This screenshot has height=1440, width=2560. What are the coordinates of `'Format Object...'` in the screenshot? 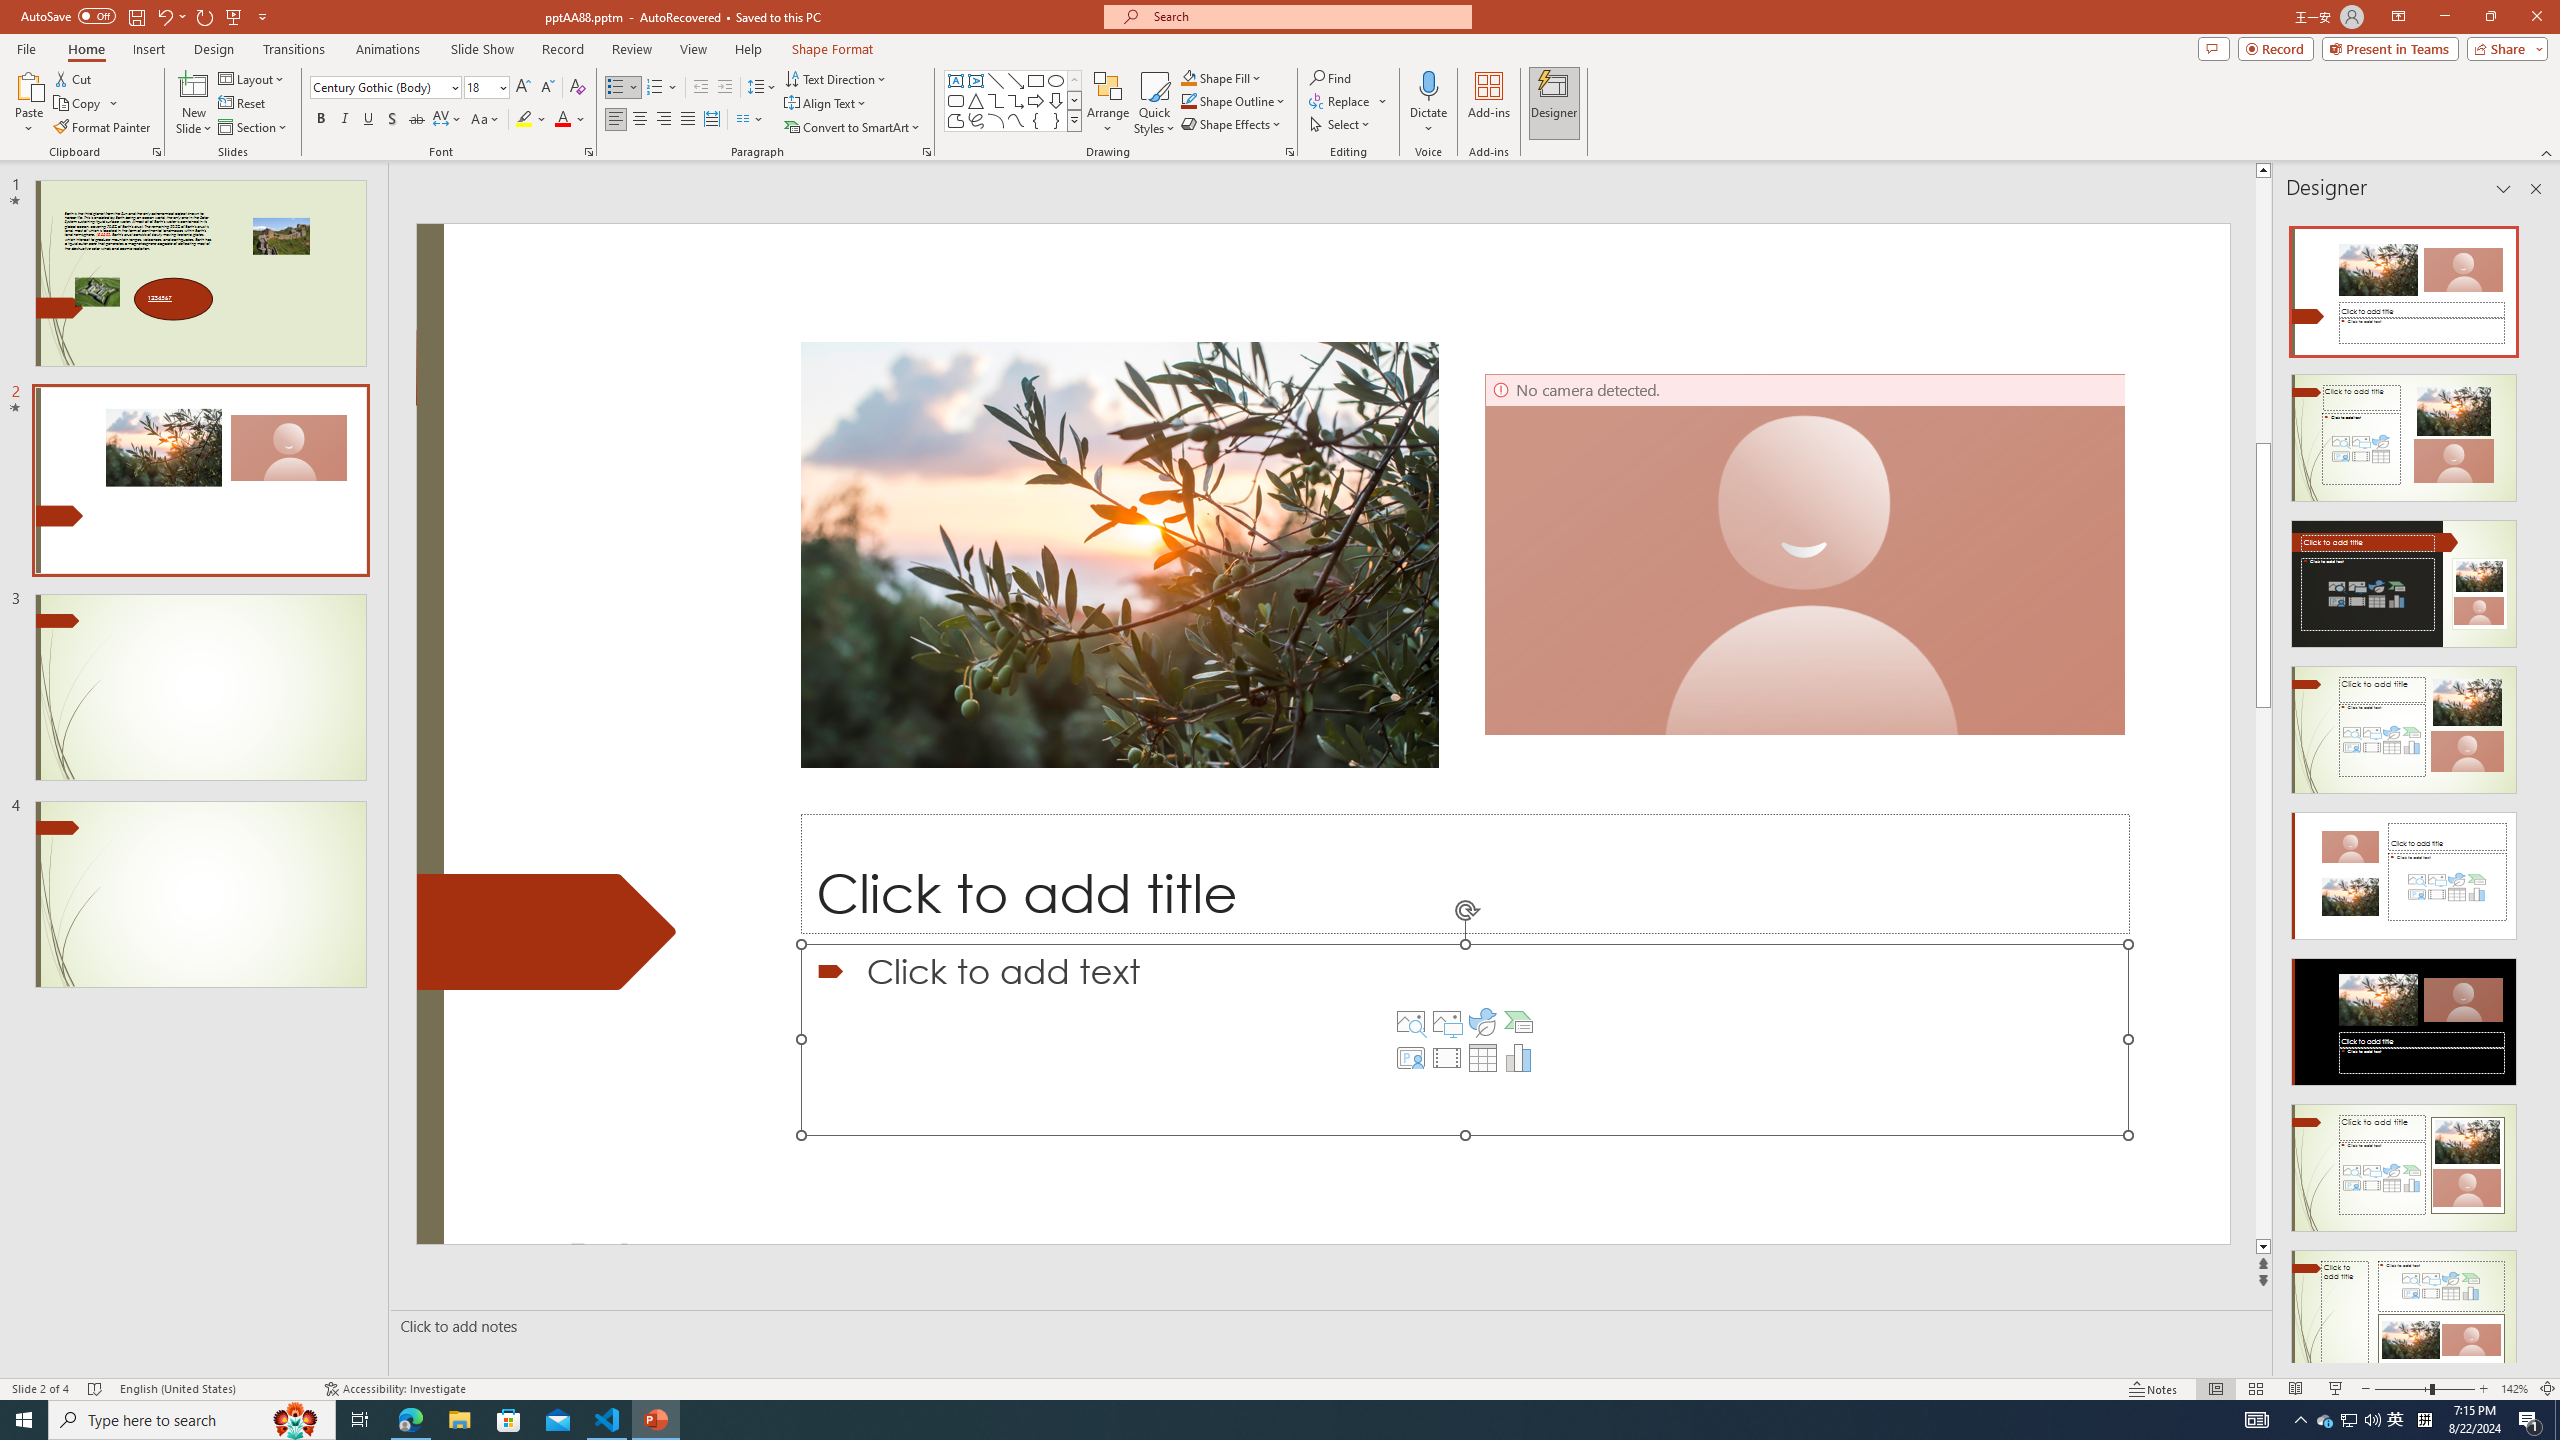 It's located at (1289, 150).